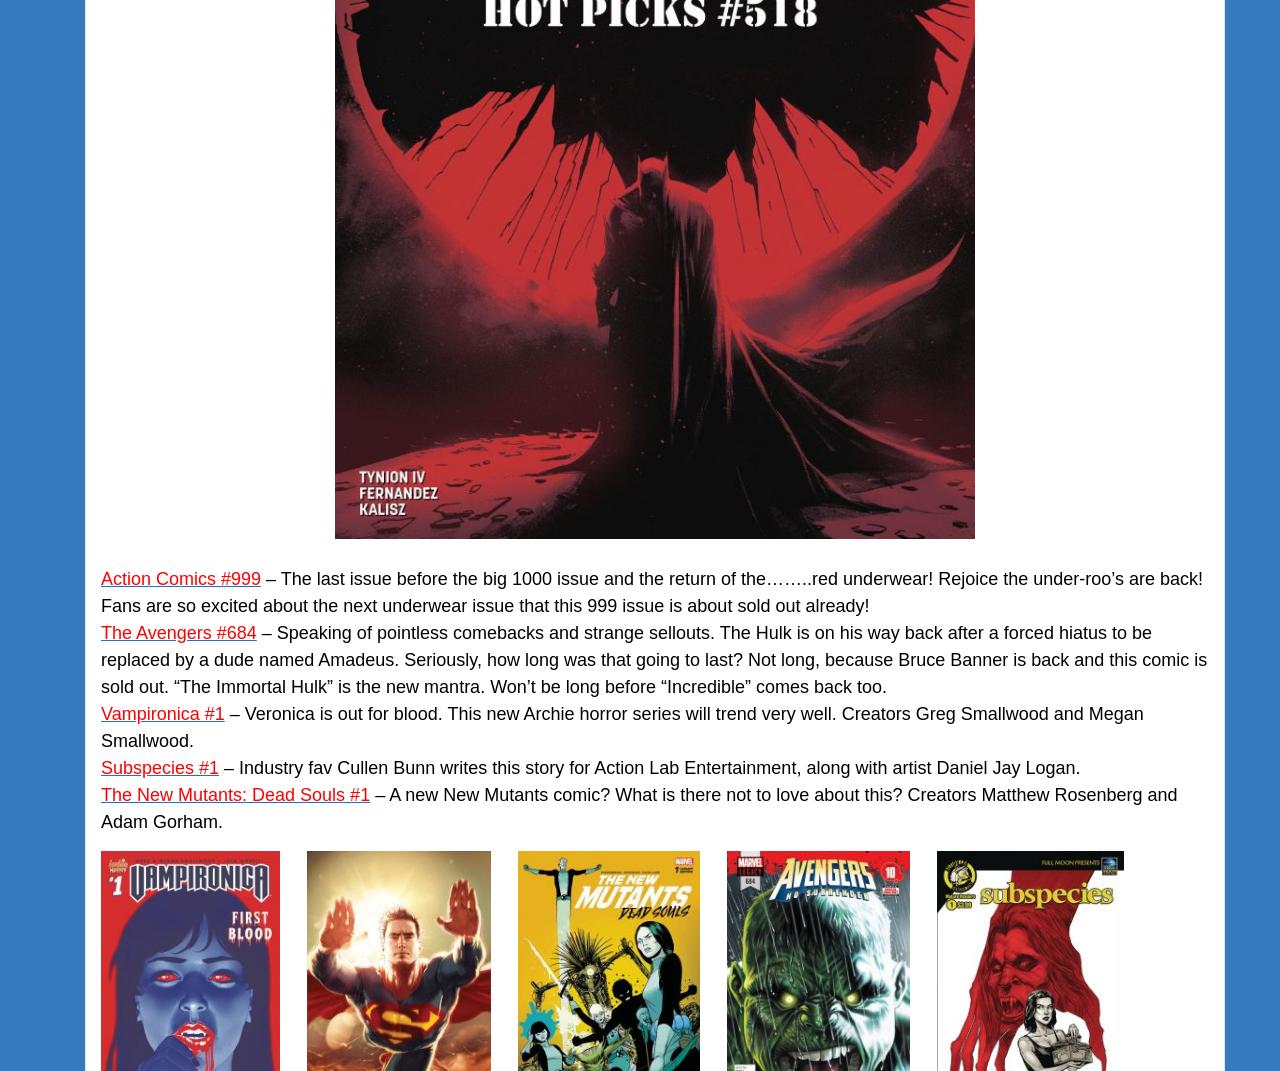  Describe the element at coordinates (99, 592) in the screenshot. I see `'– The last issue before the big 1000 issue and the return of the……..red underwear! Rejoice the under-roo’s are back! Fans are so excited about the next underwear issue that this 999 issue is about sold out already!'` at that location.